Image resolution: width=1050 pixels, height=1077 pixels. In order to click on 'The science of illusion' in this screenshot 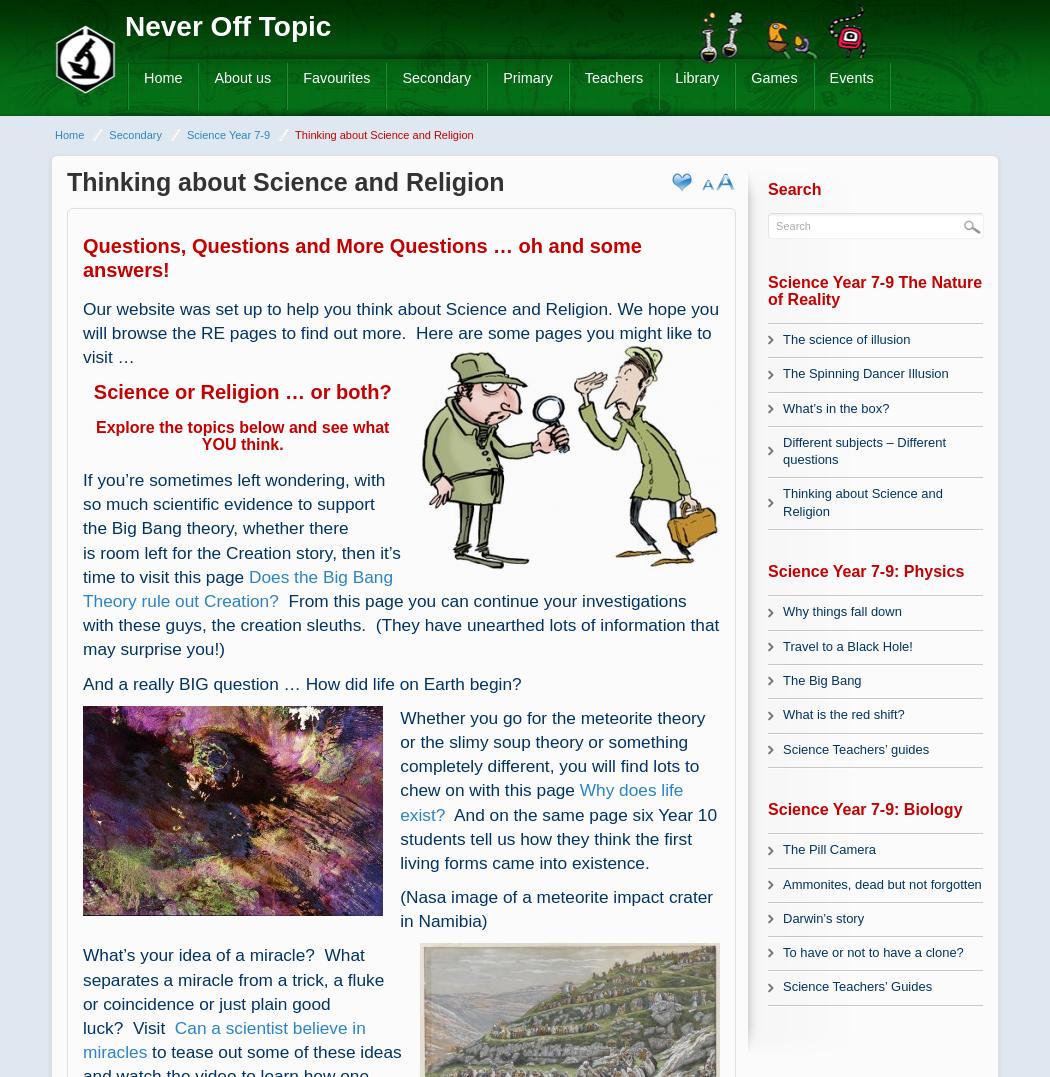, I will do `click(782, 338)`.